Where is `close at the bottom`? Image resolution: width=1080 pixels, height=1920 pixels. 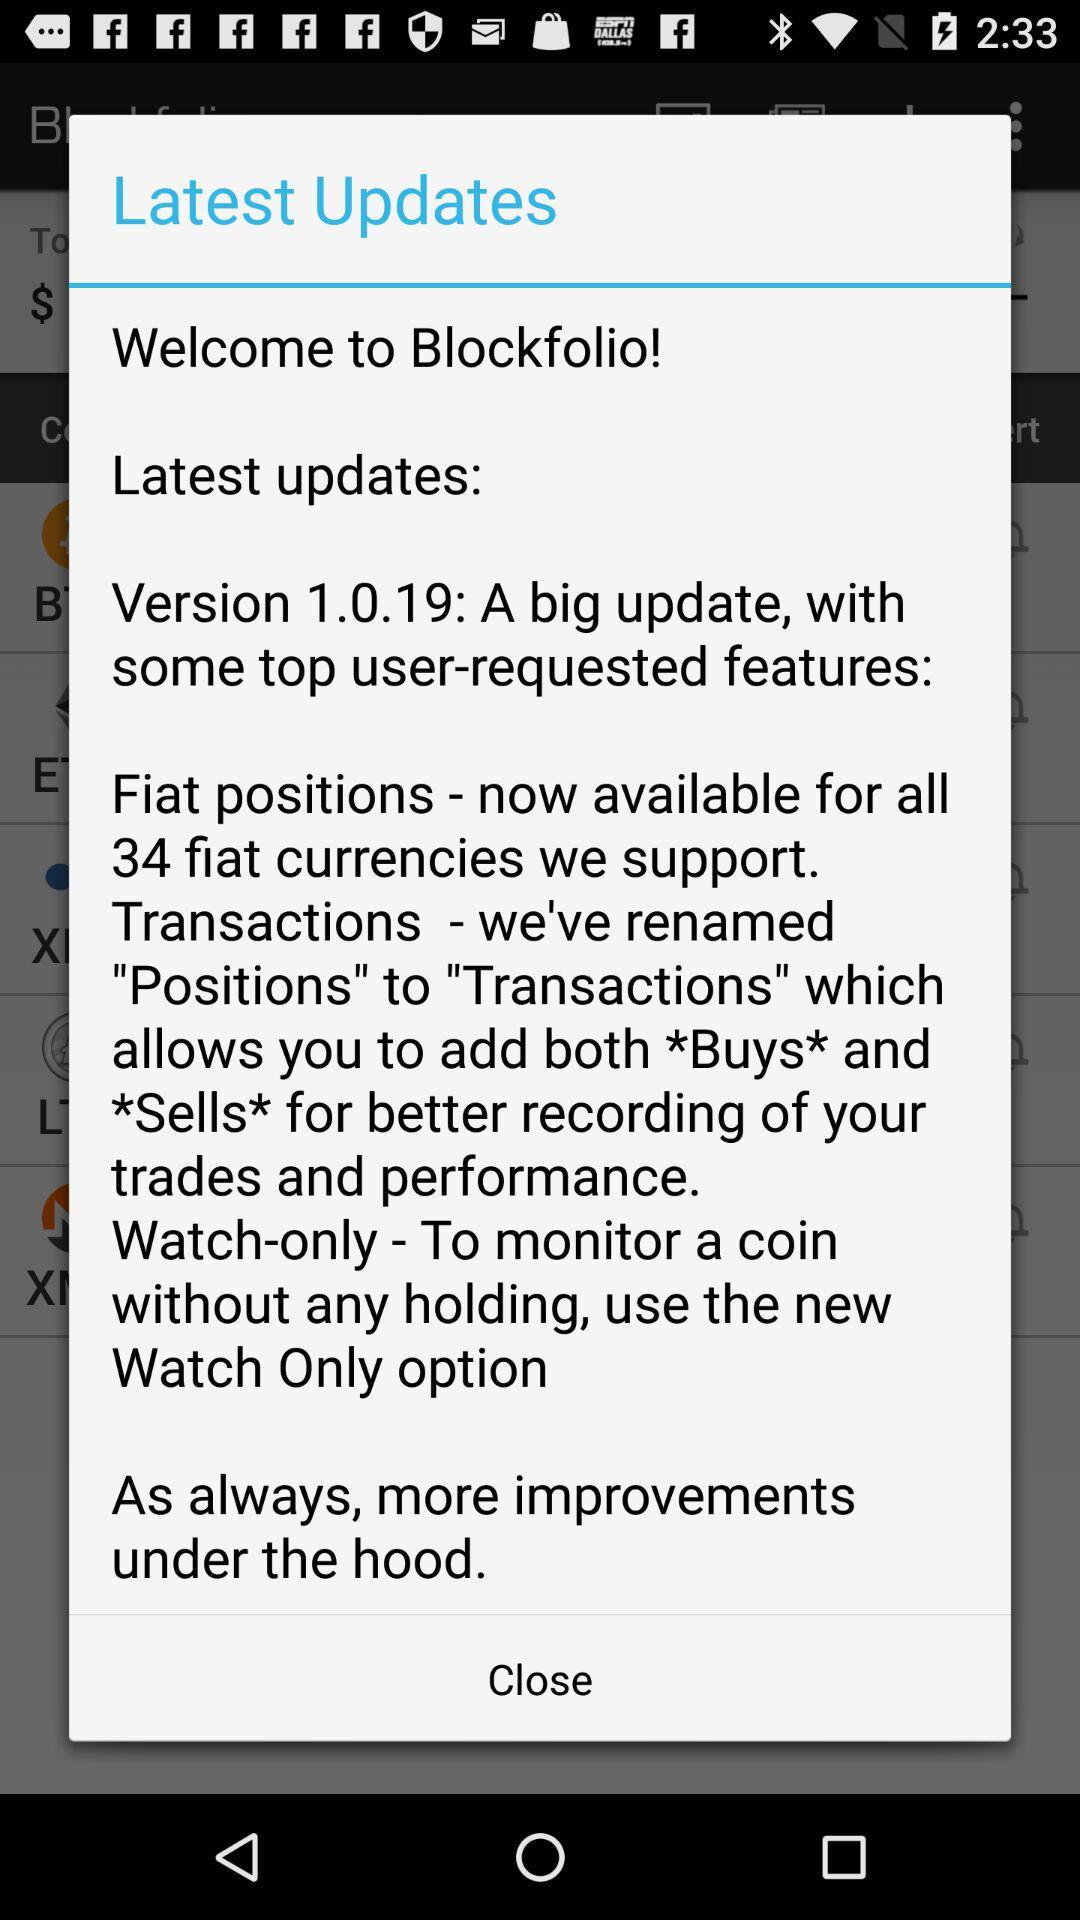 close at the bottom is located at coordinates (540, 1678).